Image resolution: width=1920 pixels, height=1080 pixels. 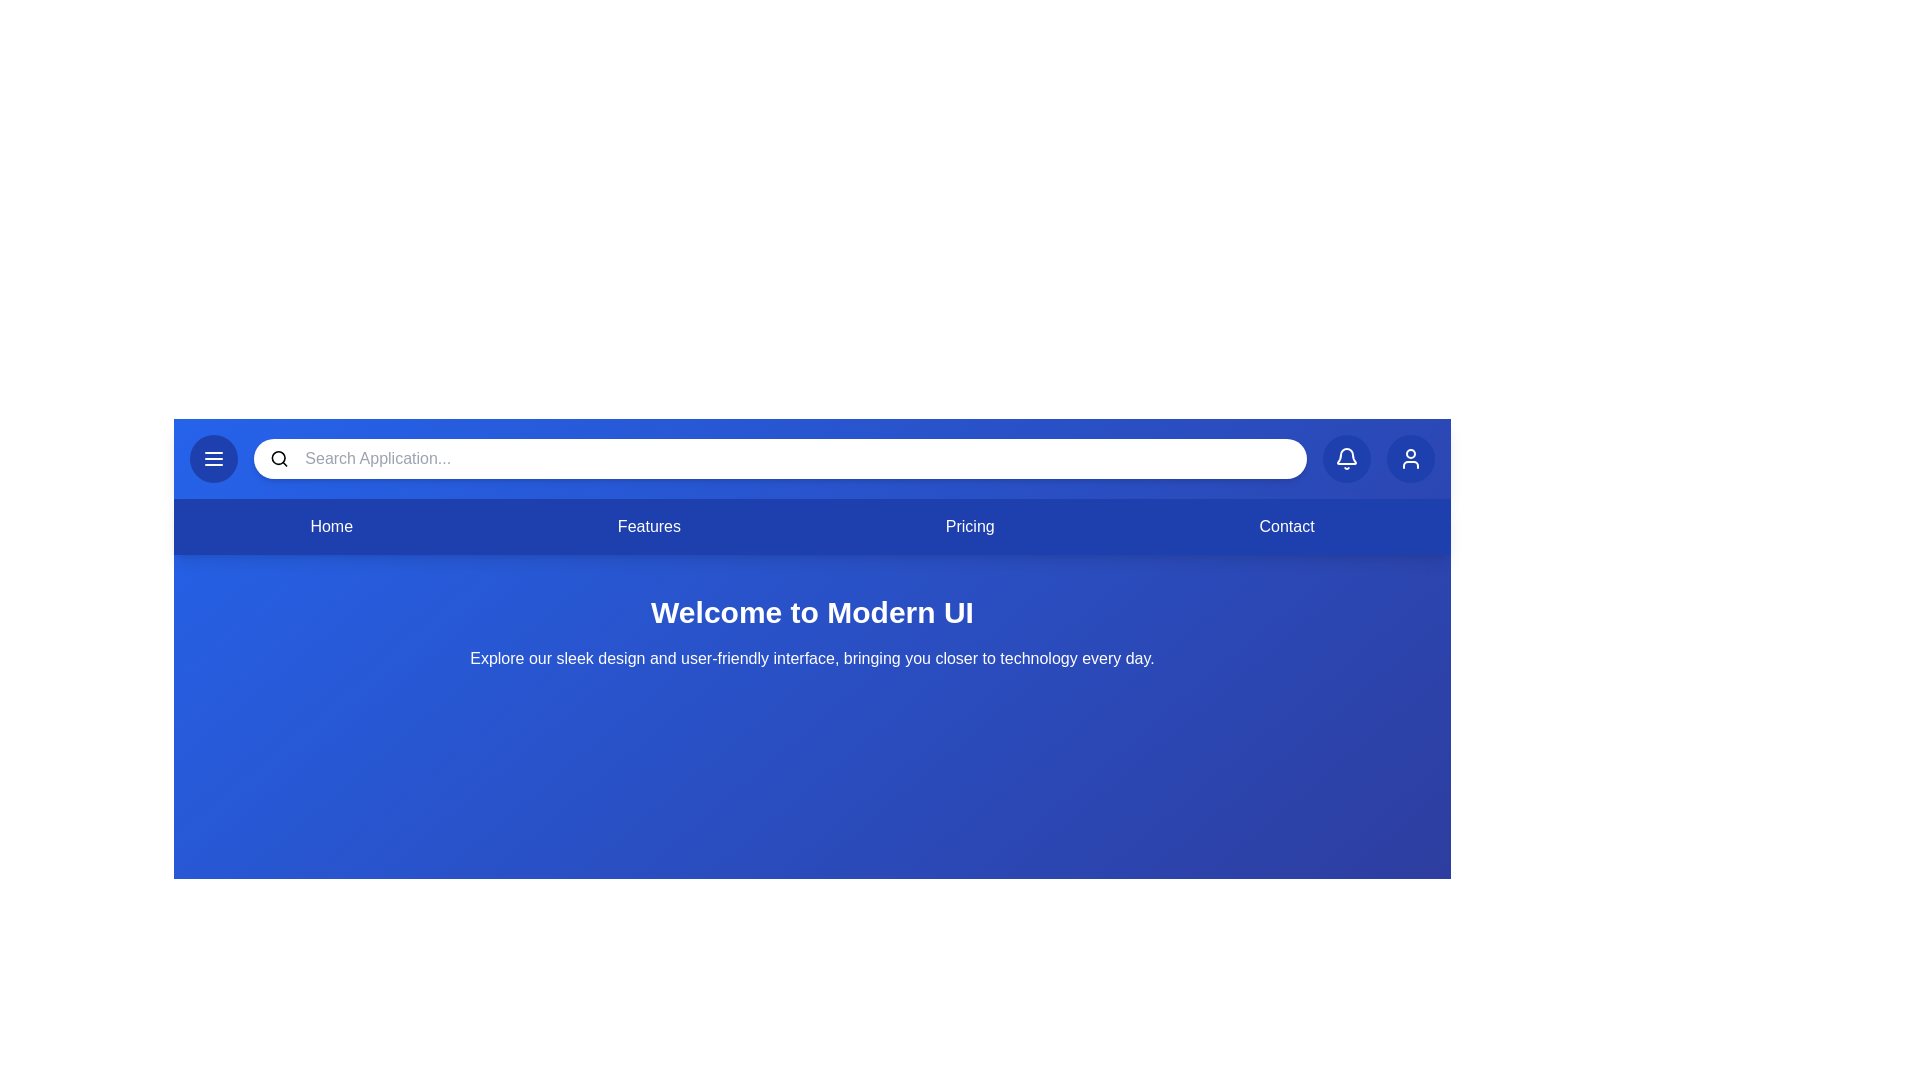 What do you see at coordinates (1286, 526) in the screenshot?
I see `the navigation link Contact to access the corresponding section` at bounding box center [1286, 526].